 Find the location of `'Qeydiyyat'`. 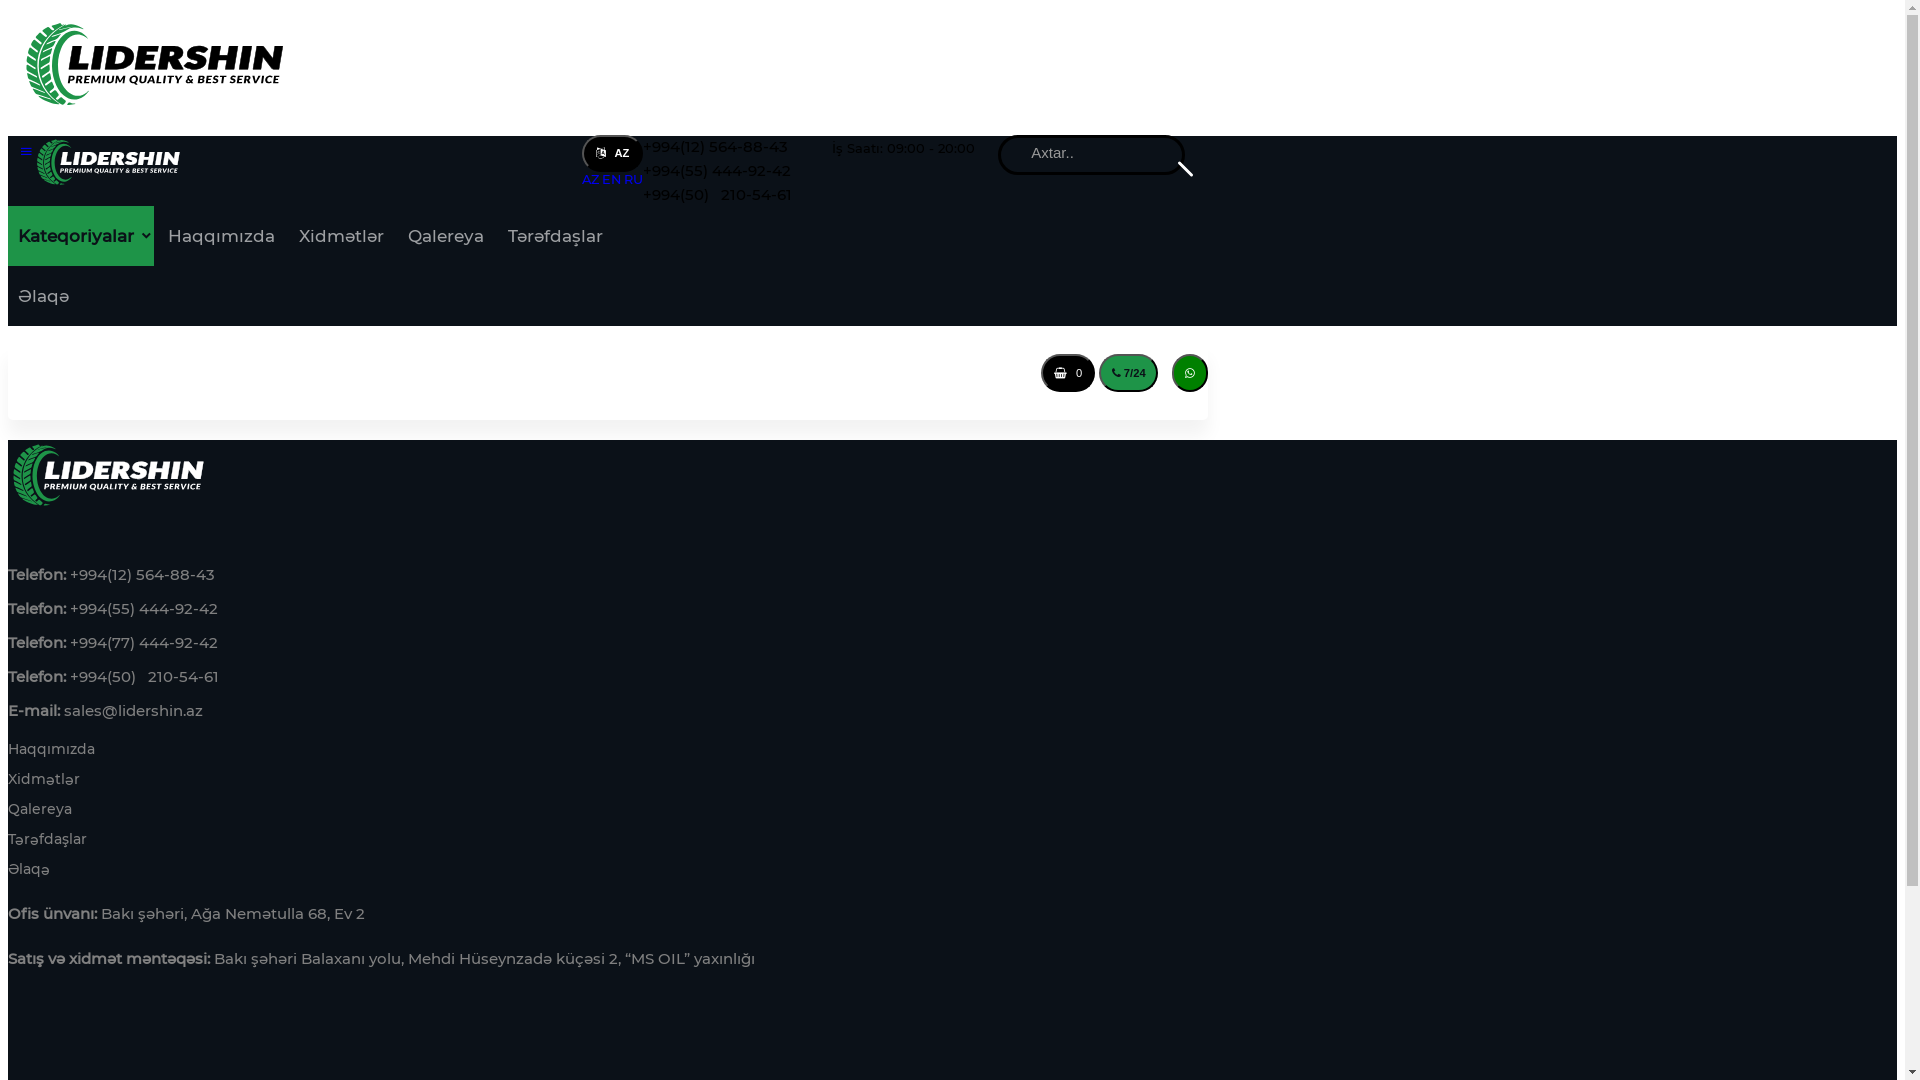

'Qeydiyyat' is located at coordinates (831, 370).